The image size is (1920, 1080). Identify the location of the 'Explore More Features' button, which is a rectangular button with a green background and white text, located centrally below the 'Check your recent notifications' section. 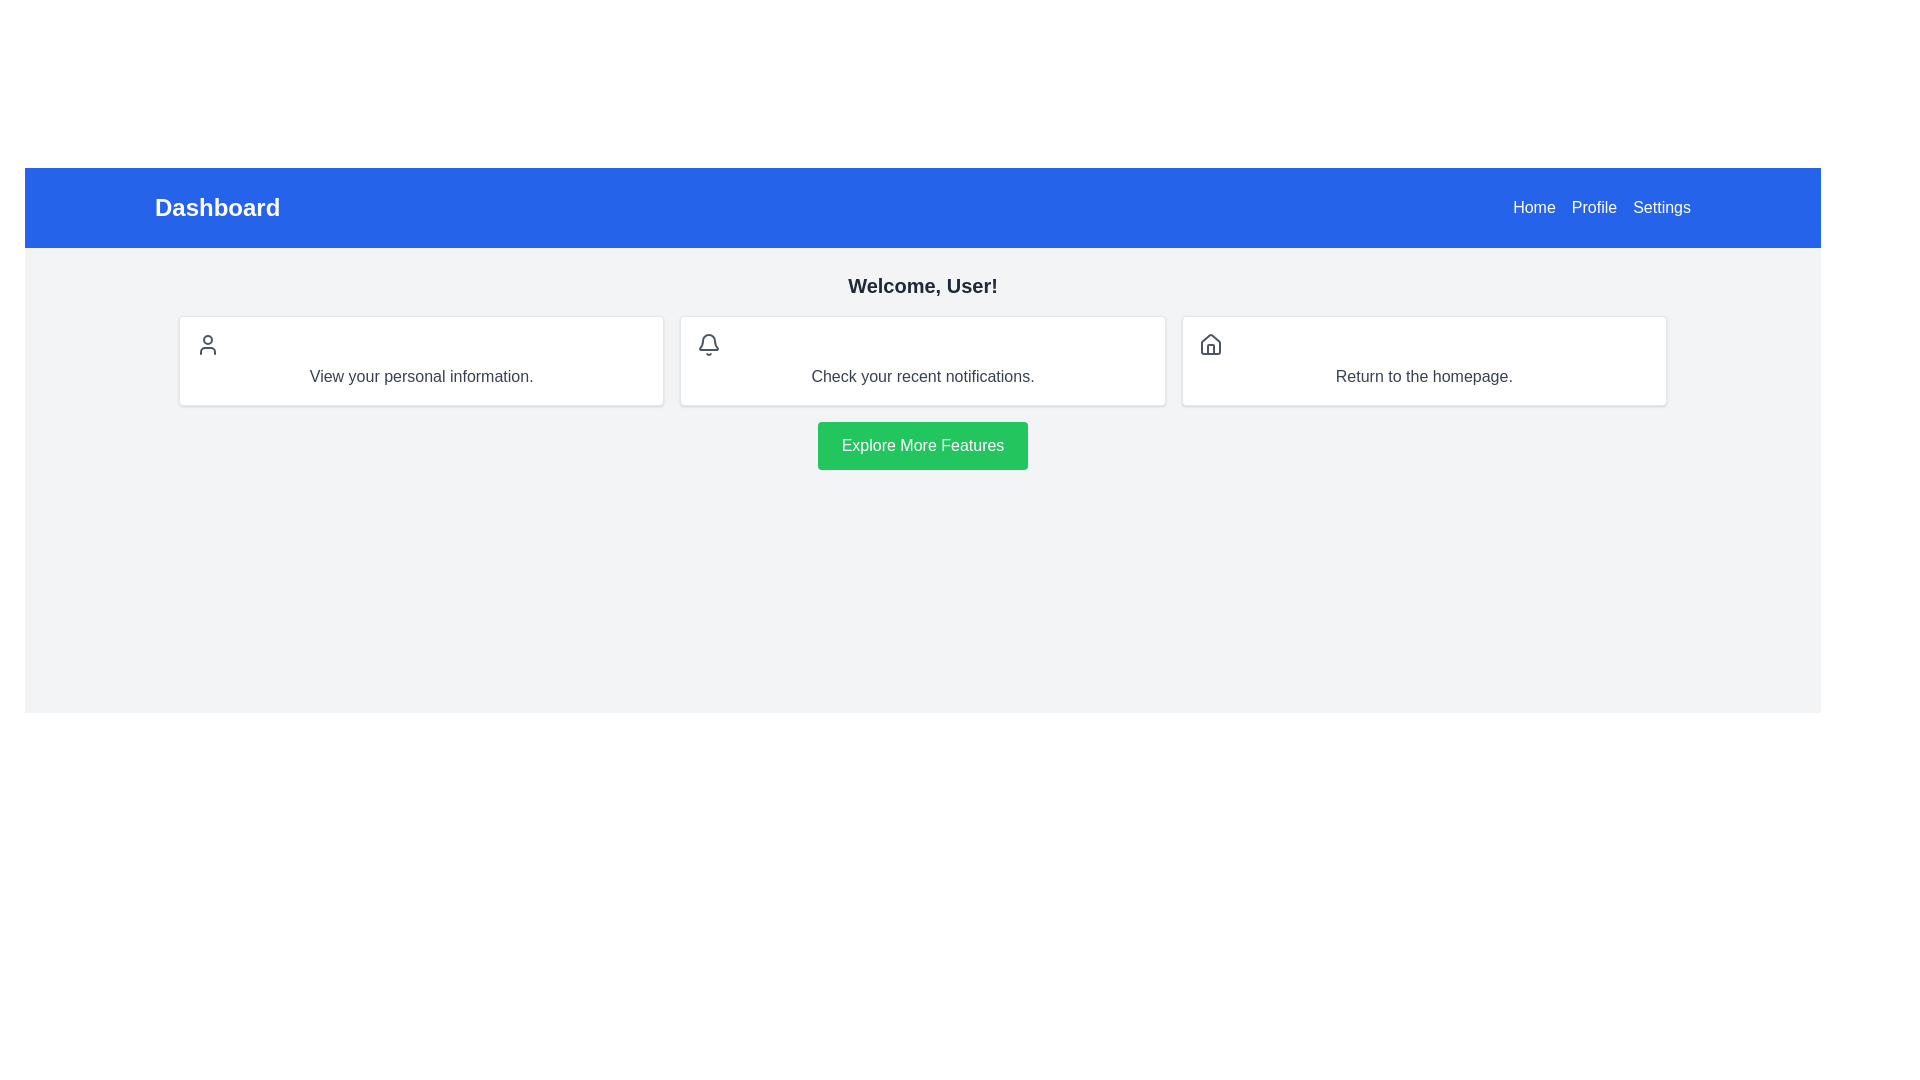
(920, 445).